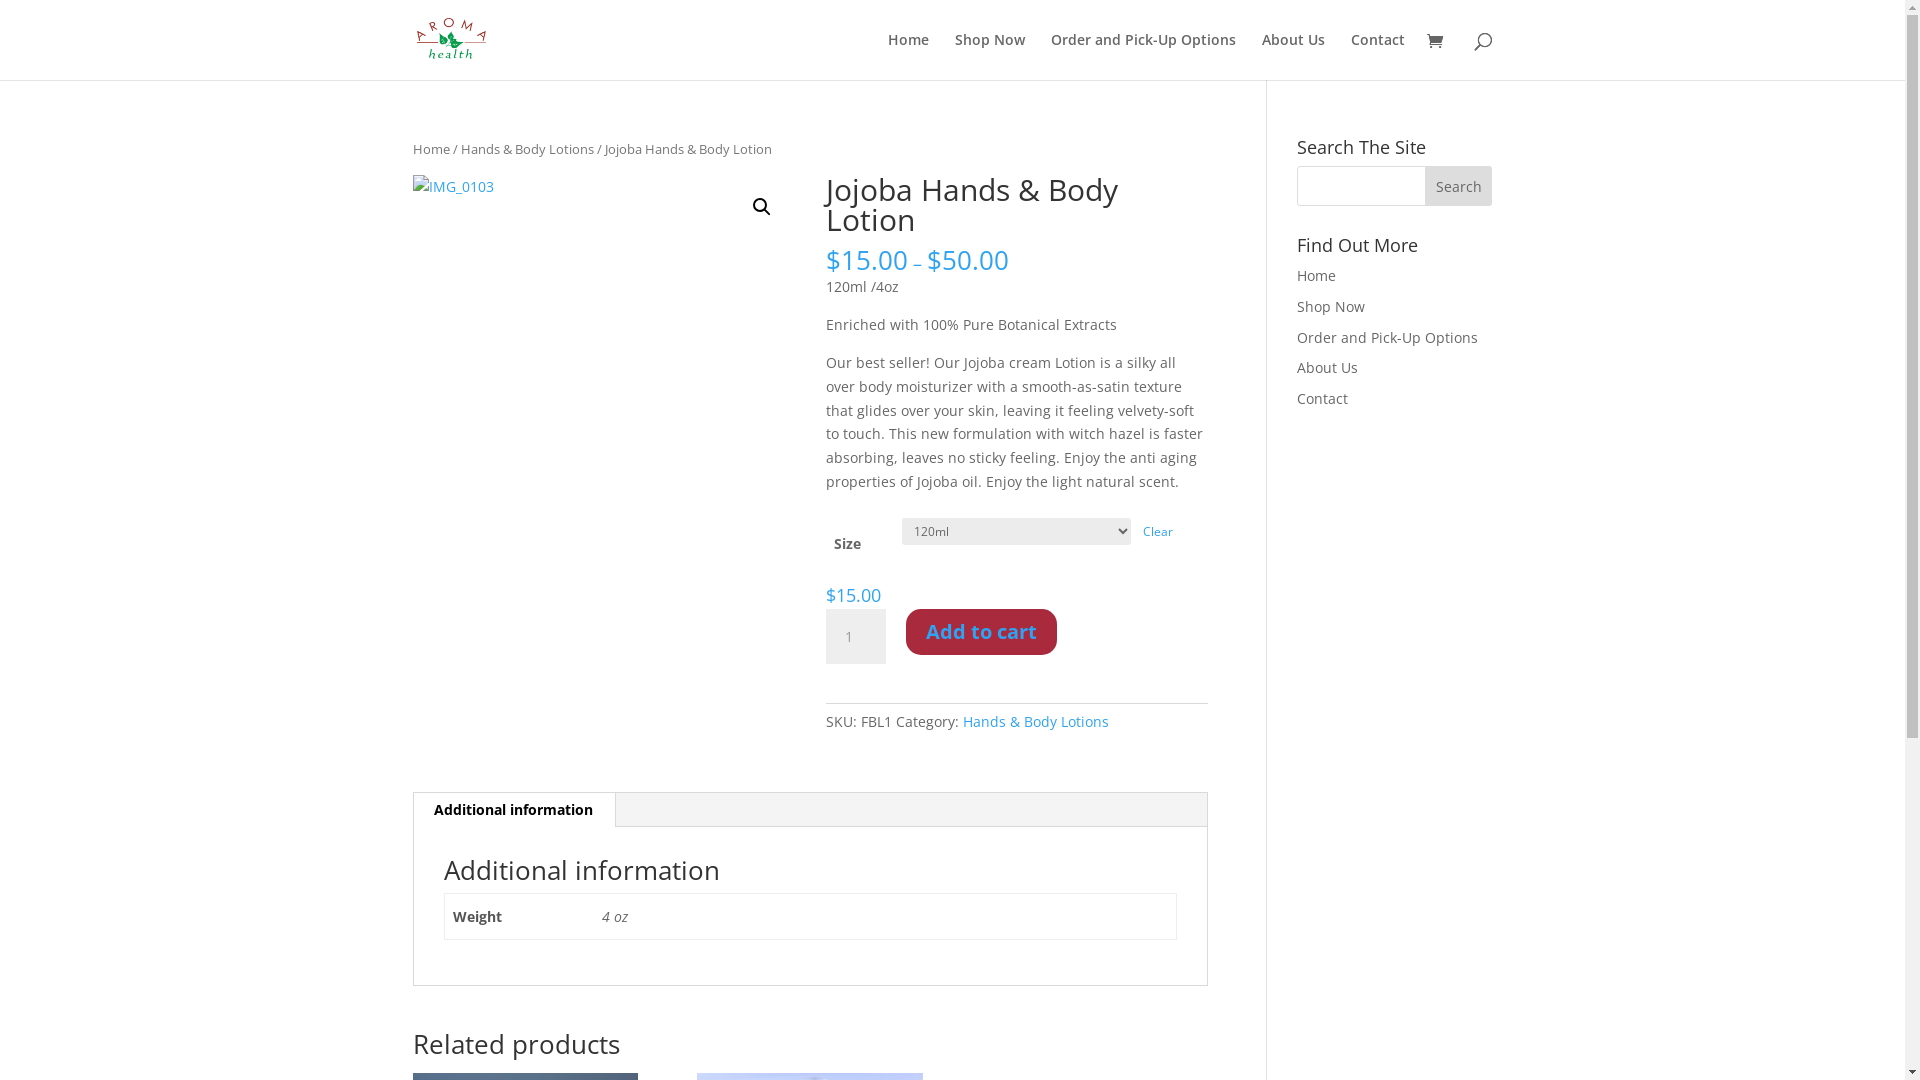  What do you see at coordinates (1330, 306) in the screenshot?
I see `'Shop Now'` at bounding box center [1330, 306].